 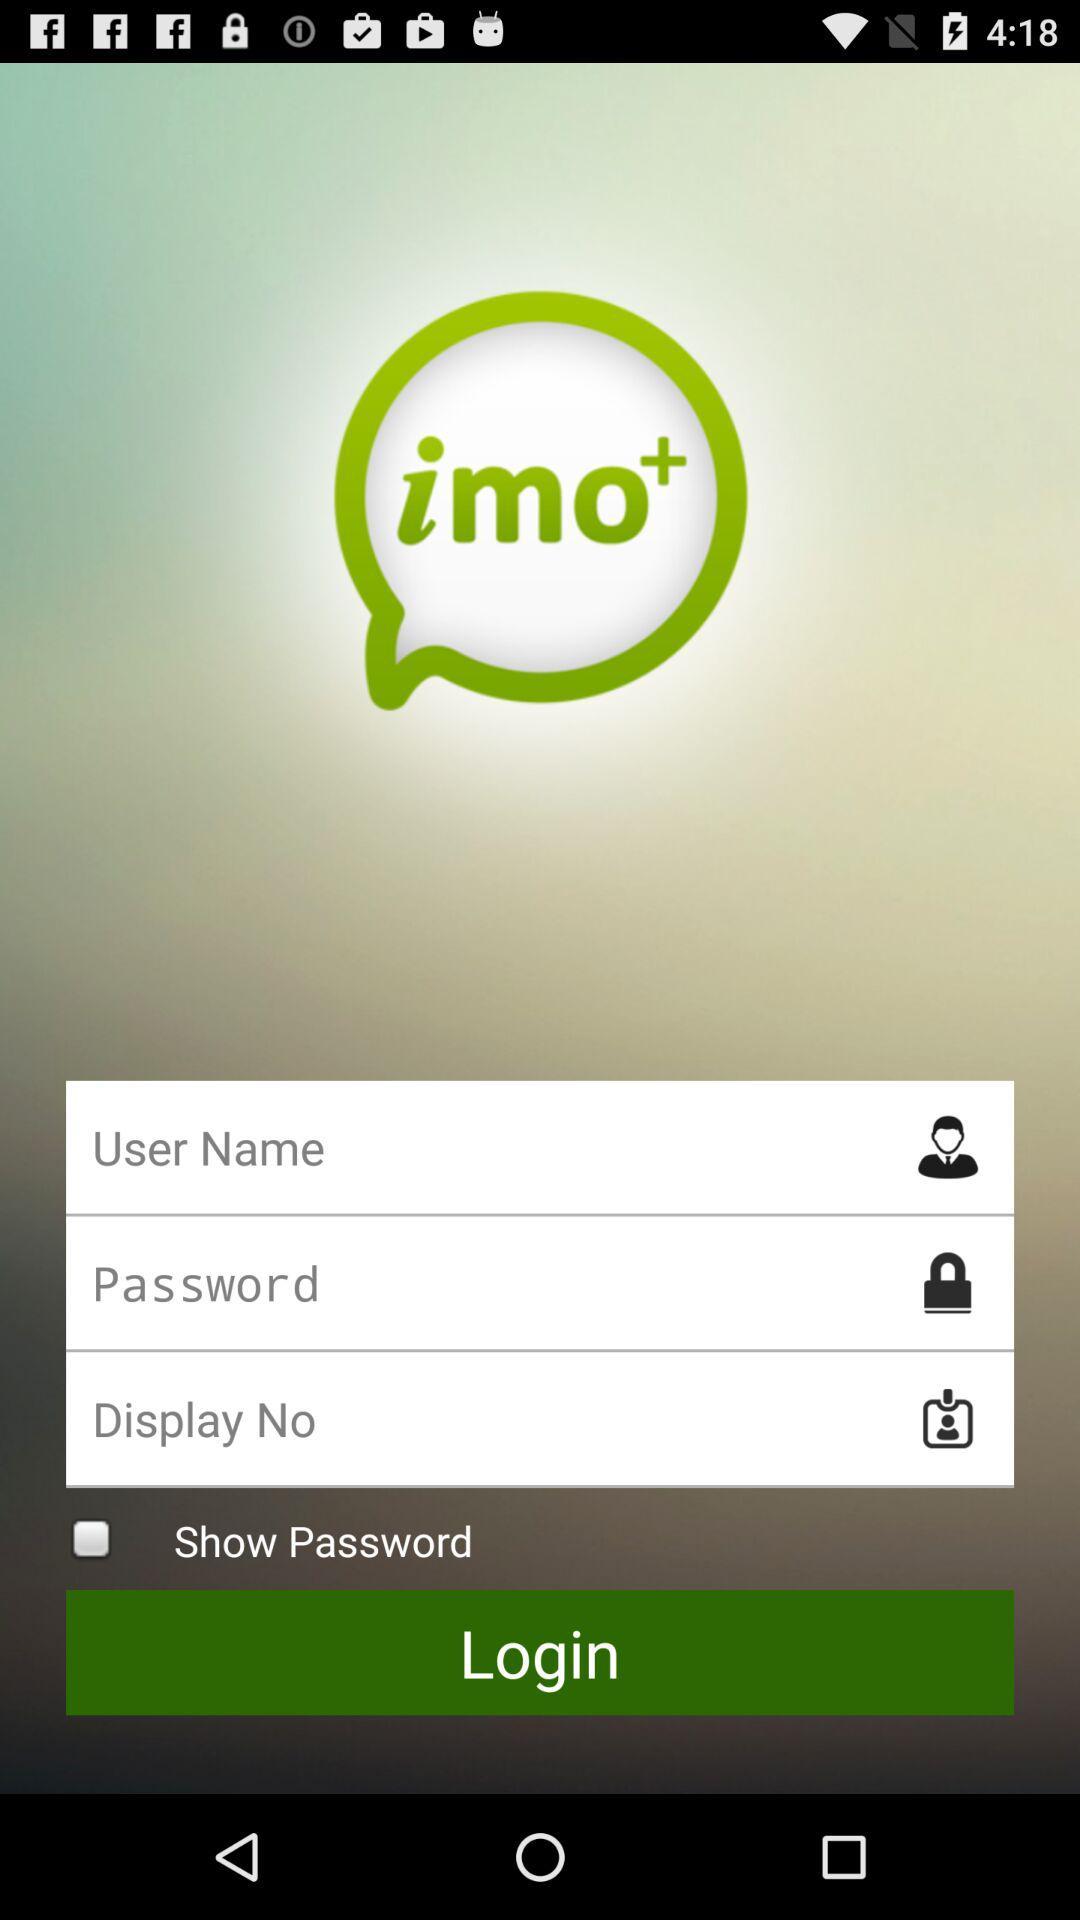 What do you see at coordinates (540, 1652) in the screenshot?
I see `the login button` at bounding box center [540, 1652].